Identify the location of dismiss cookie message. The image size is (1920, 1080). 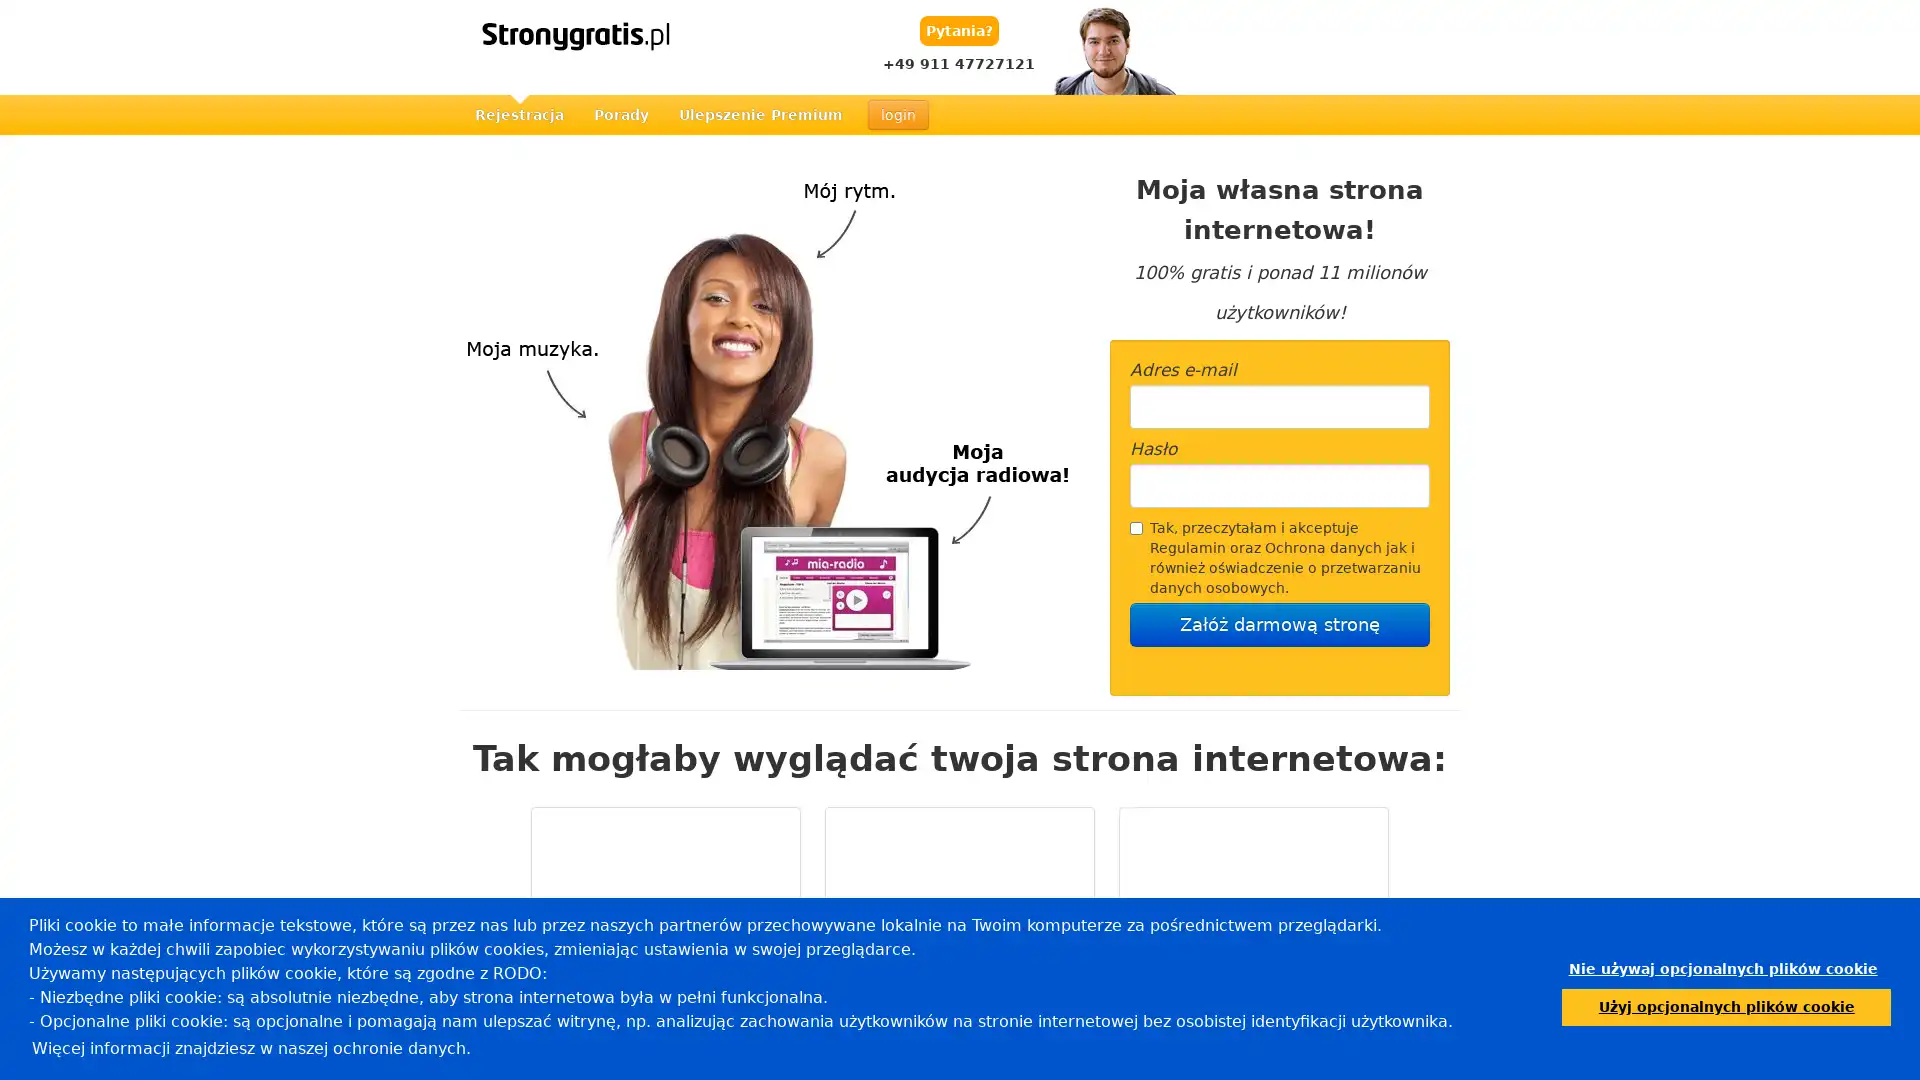
(1722, 968).